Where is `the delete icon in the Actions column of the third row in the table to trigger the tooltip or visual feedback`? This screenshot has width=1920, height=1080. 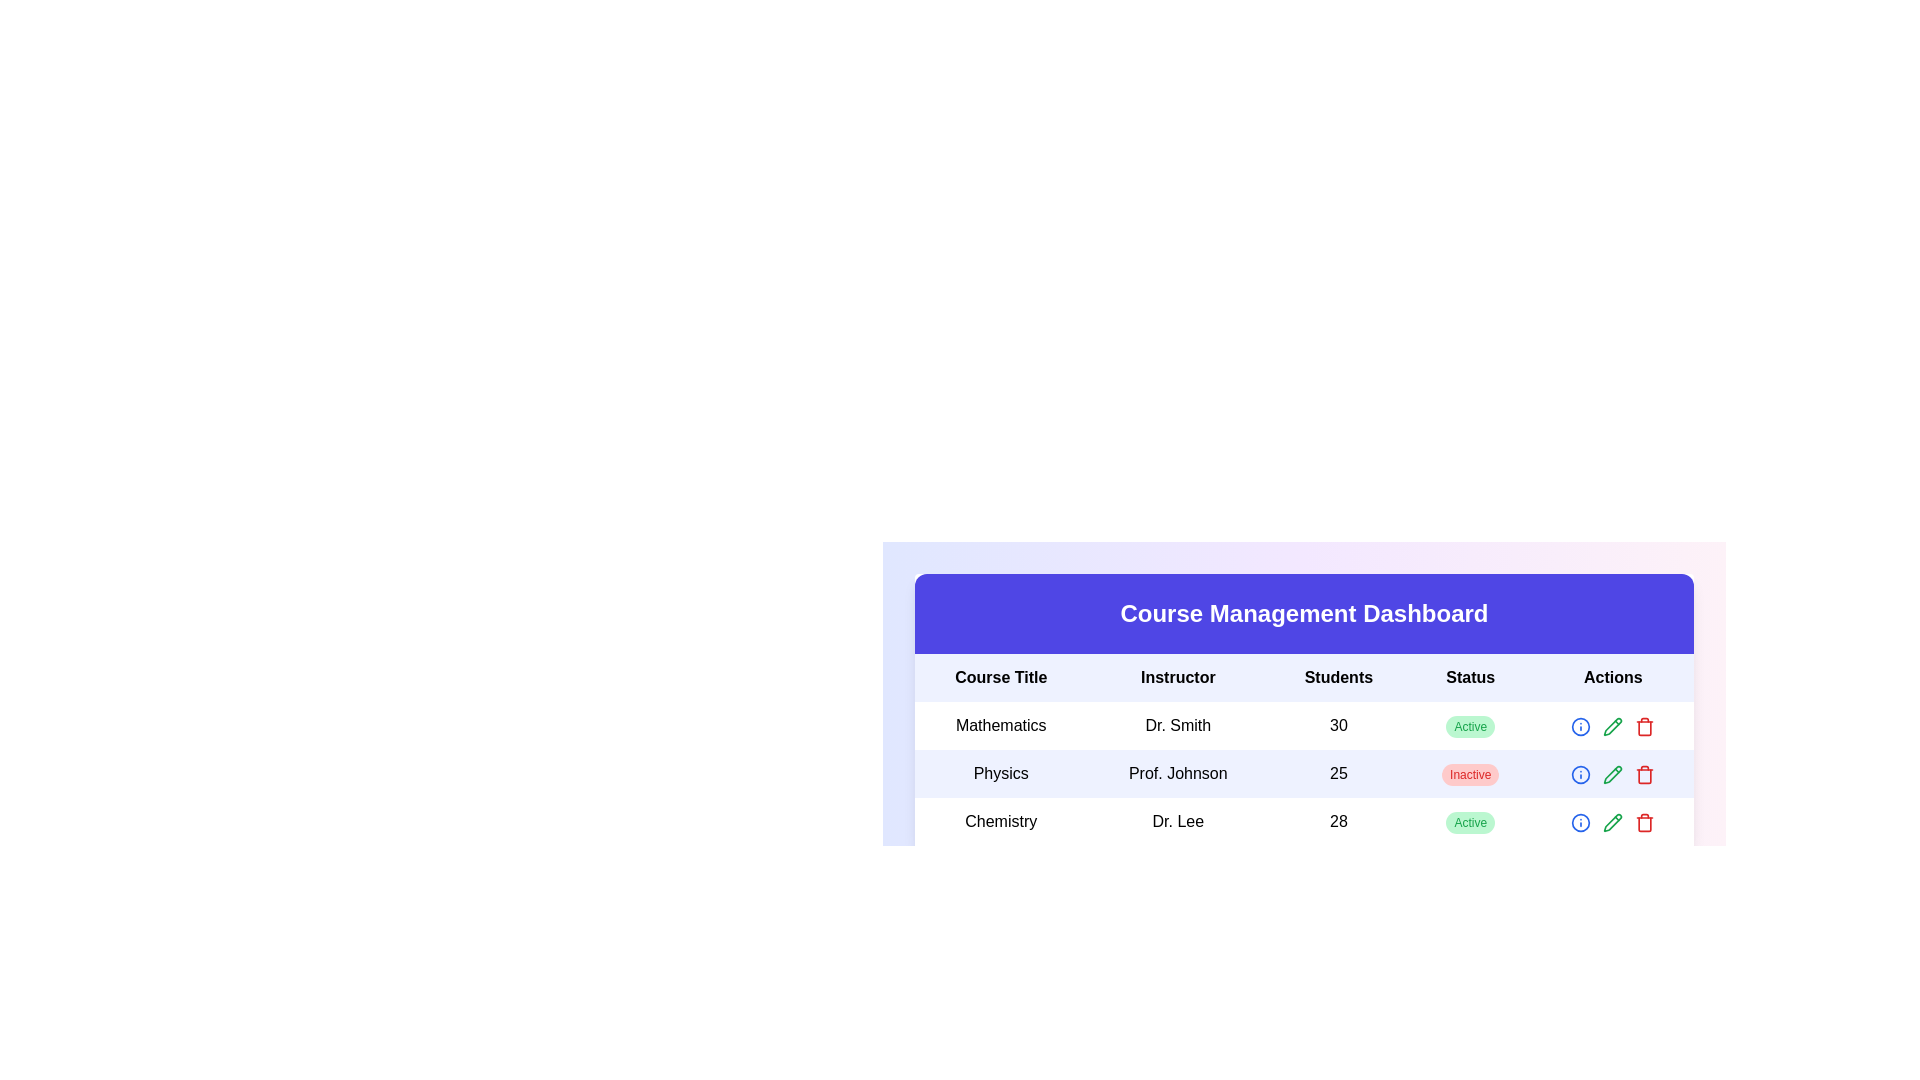
the delete icon in the Actions column of the third row in the table to trigger the tooltip or visual feedback is located at coordinates (1645, 728).